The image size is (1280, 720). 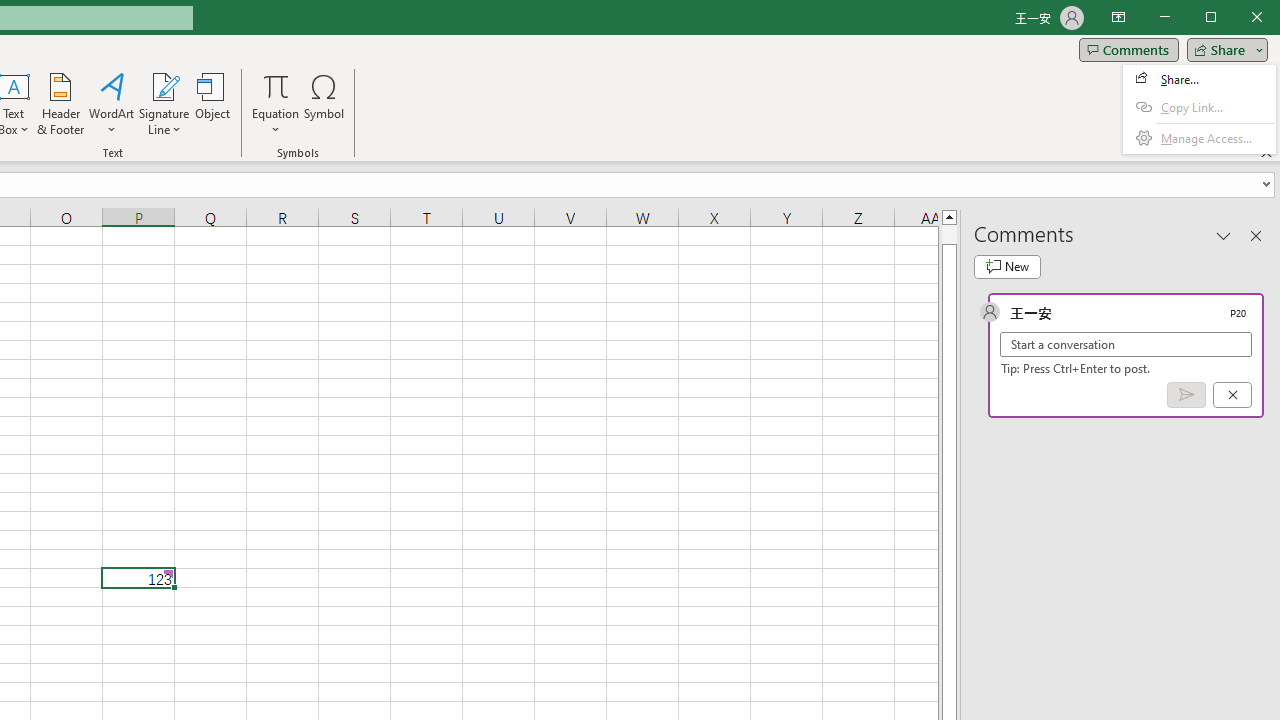 I want to click on 'Equation', so click(x=274, y=104).